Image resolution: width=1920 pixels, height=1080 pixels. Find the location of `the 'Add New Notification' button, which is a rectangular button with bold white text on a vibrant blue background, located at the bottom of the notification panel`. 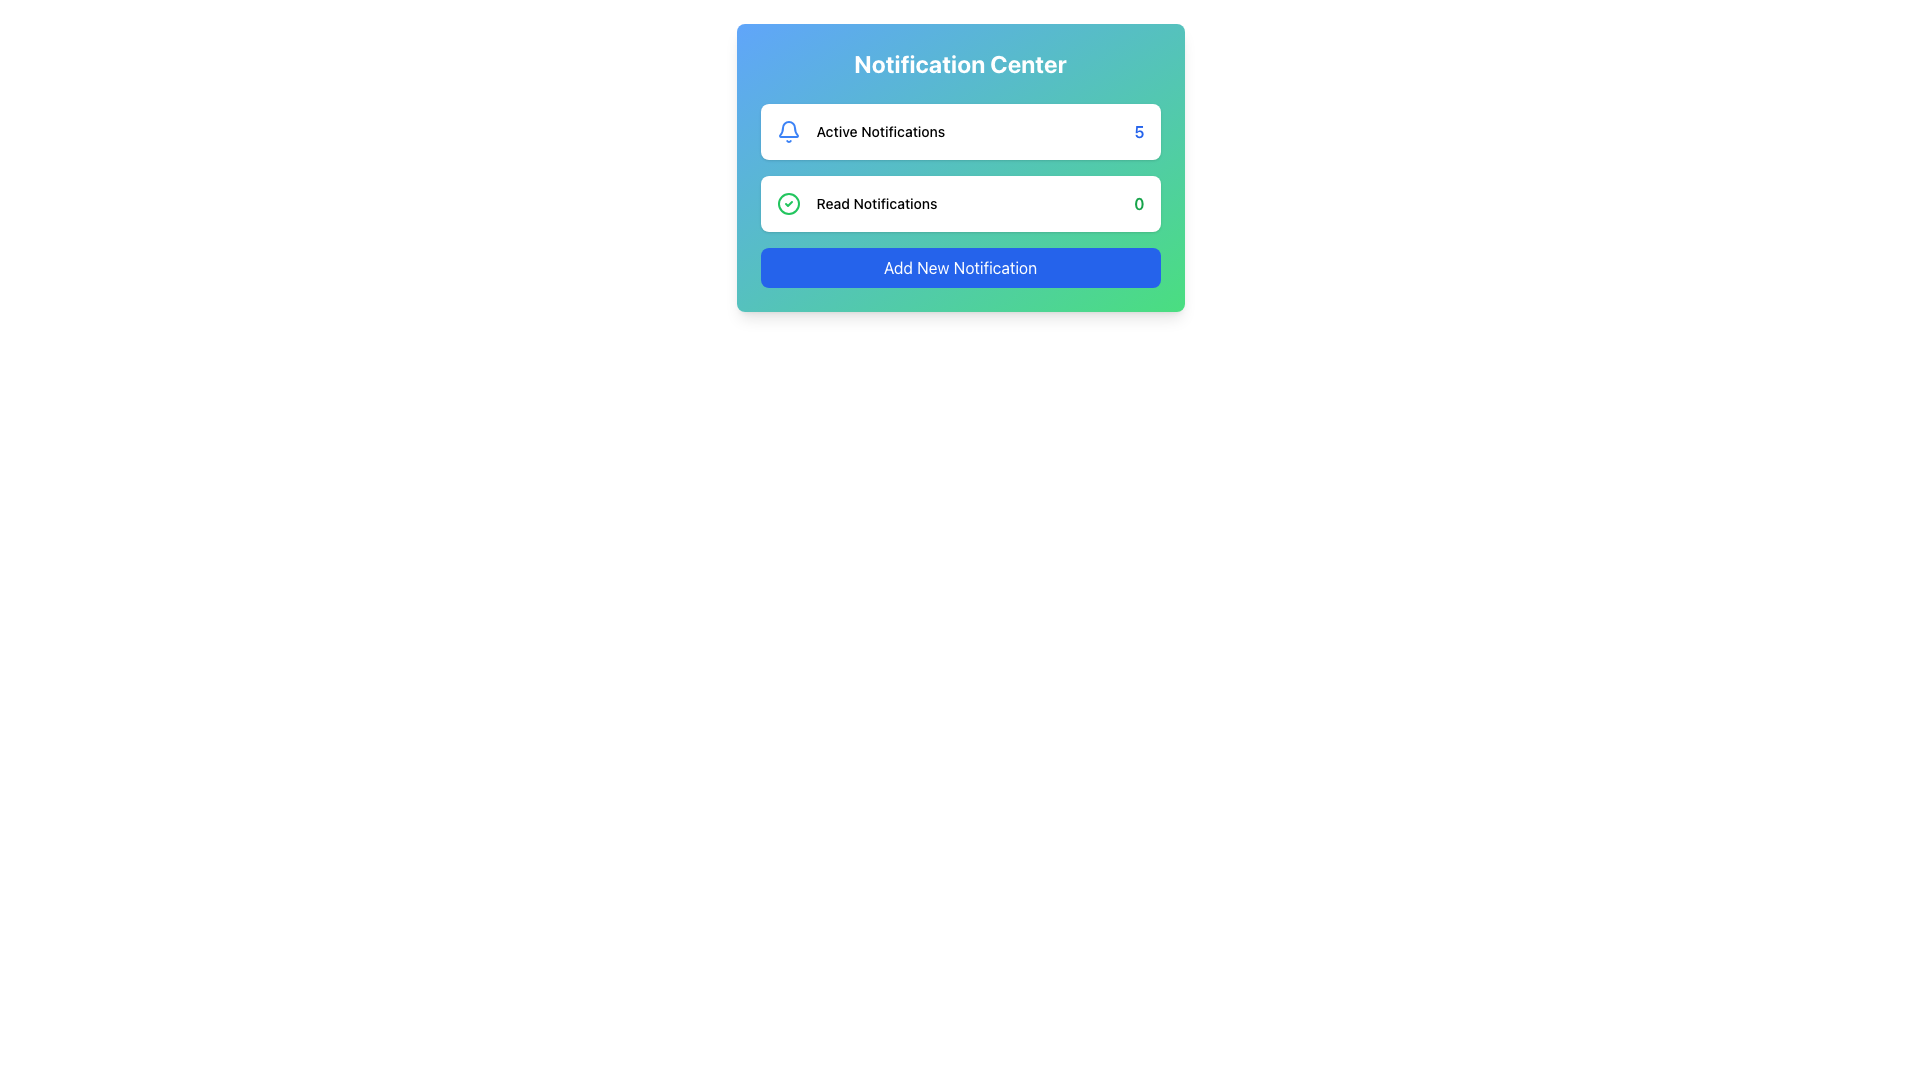

the 'Add New Notification' button, which is a rectangular button with bold white text on a vibrant blue background, located at the bottom of the notification panel is located at coordinates (960, 266).